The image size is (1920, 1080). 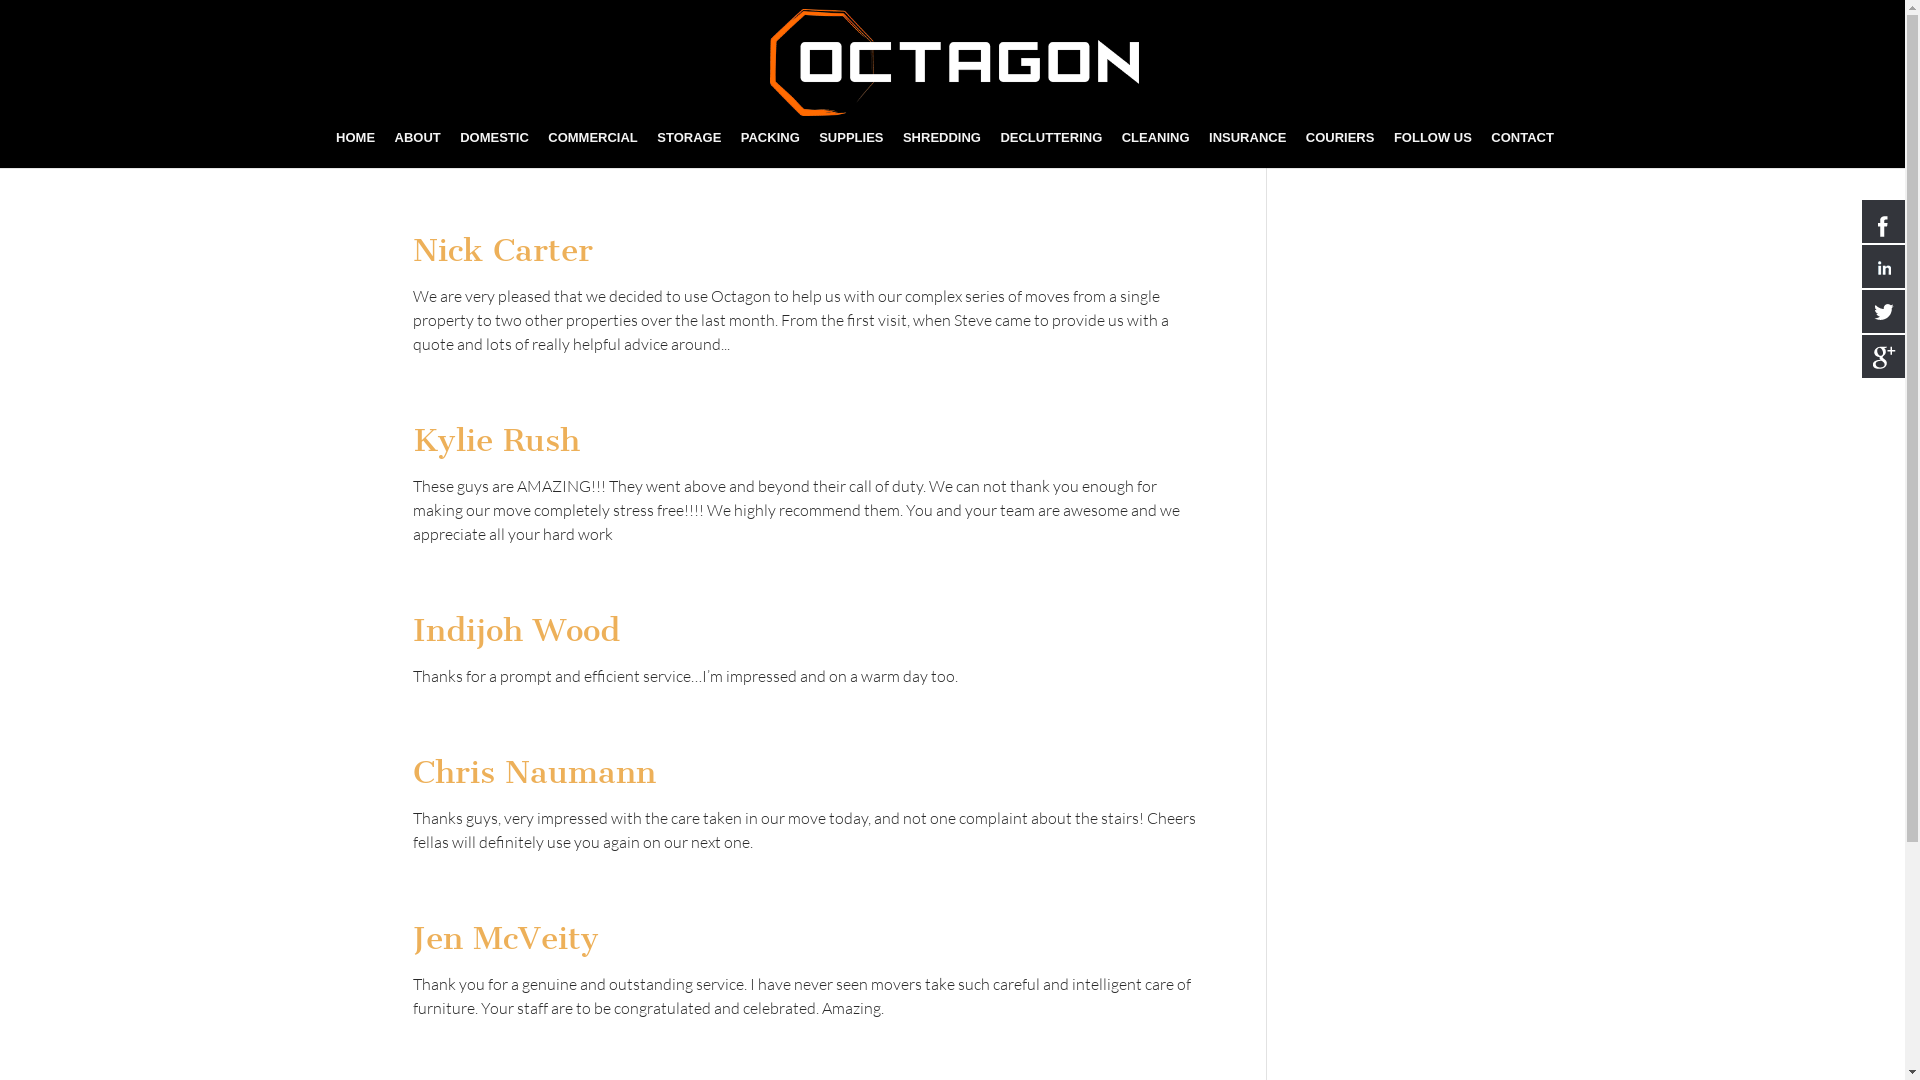 I want to click on 'DECLUTTERING', so click(x=999, y=148).